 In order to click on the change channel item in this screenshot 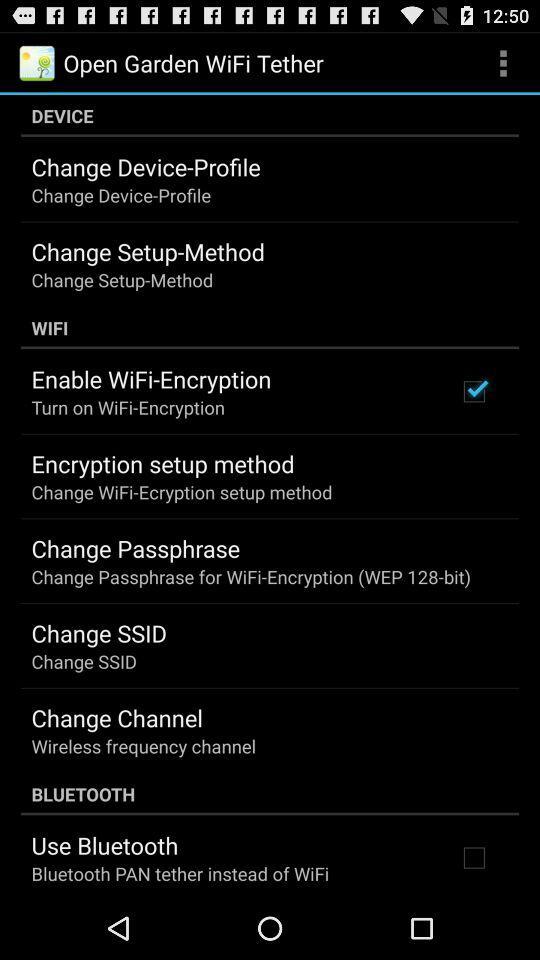, I will do `click(117, 717)`.